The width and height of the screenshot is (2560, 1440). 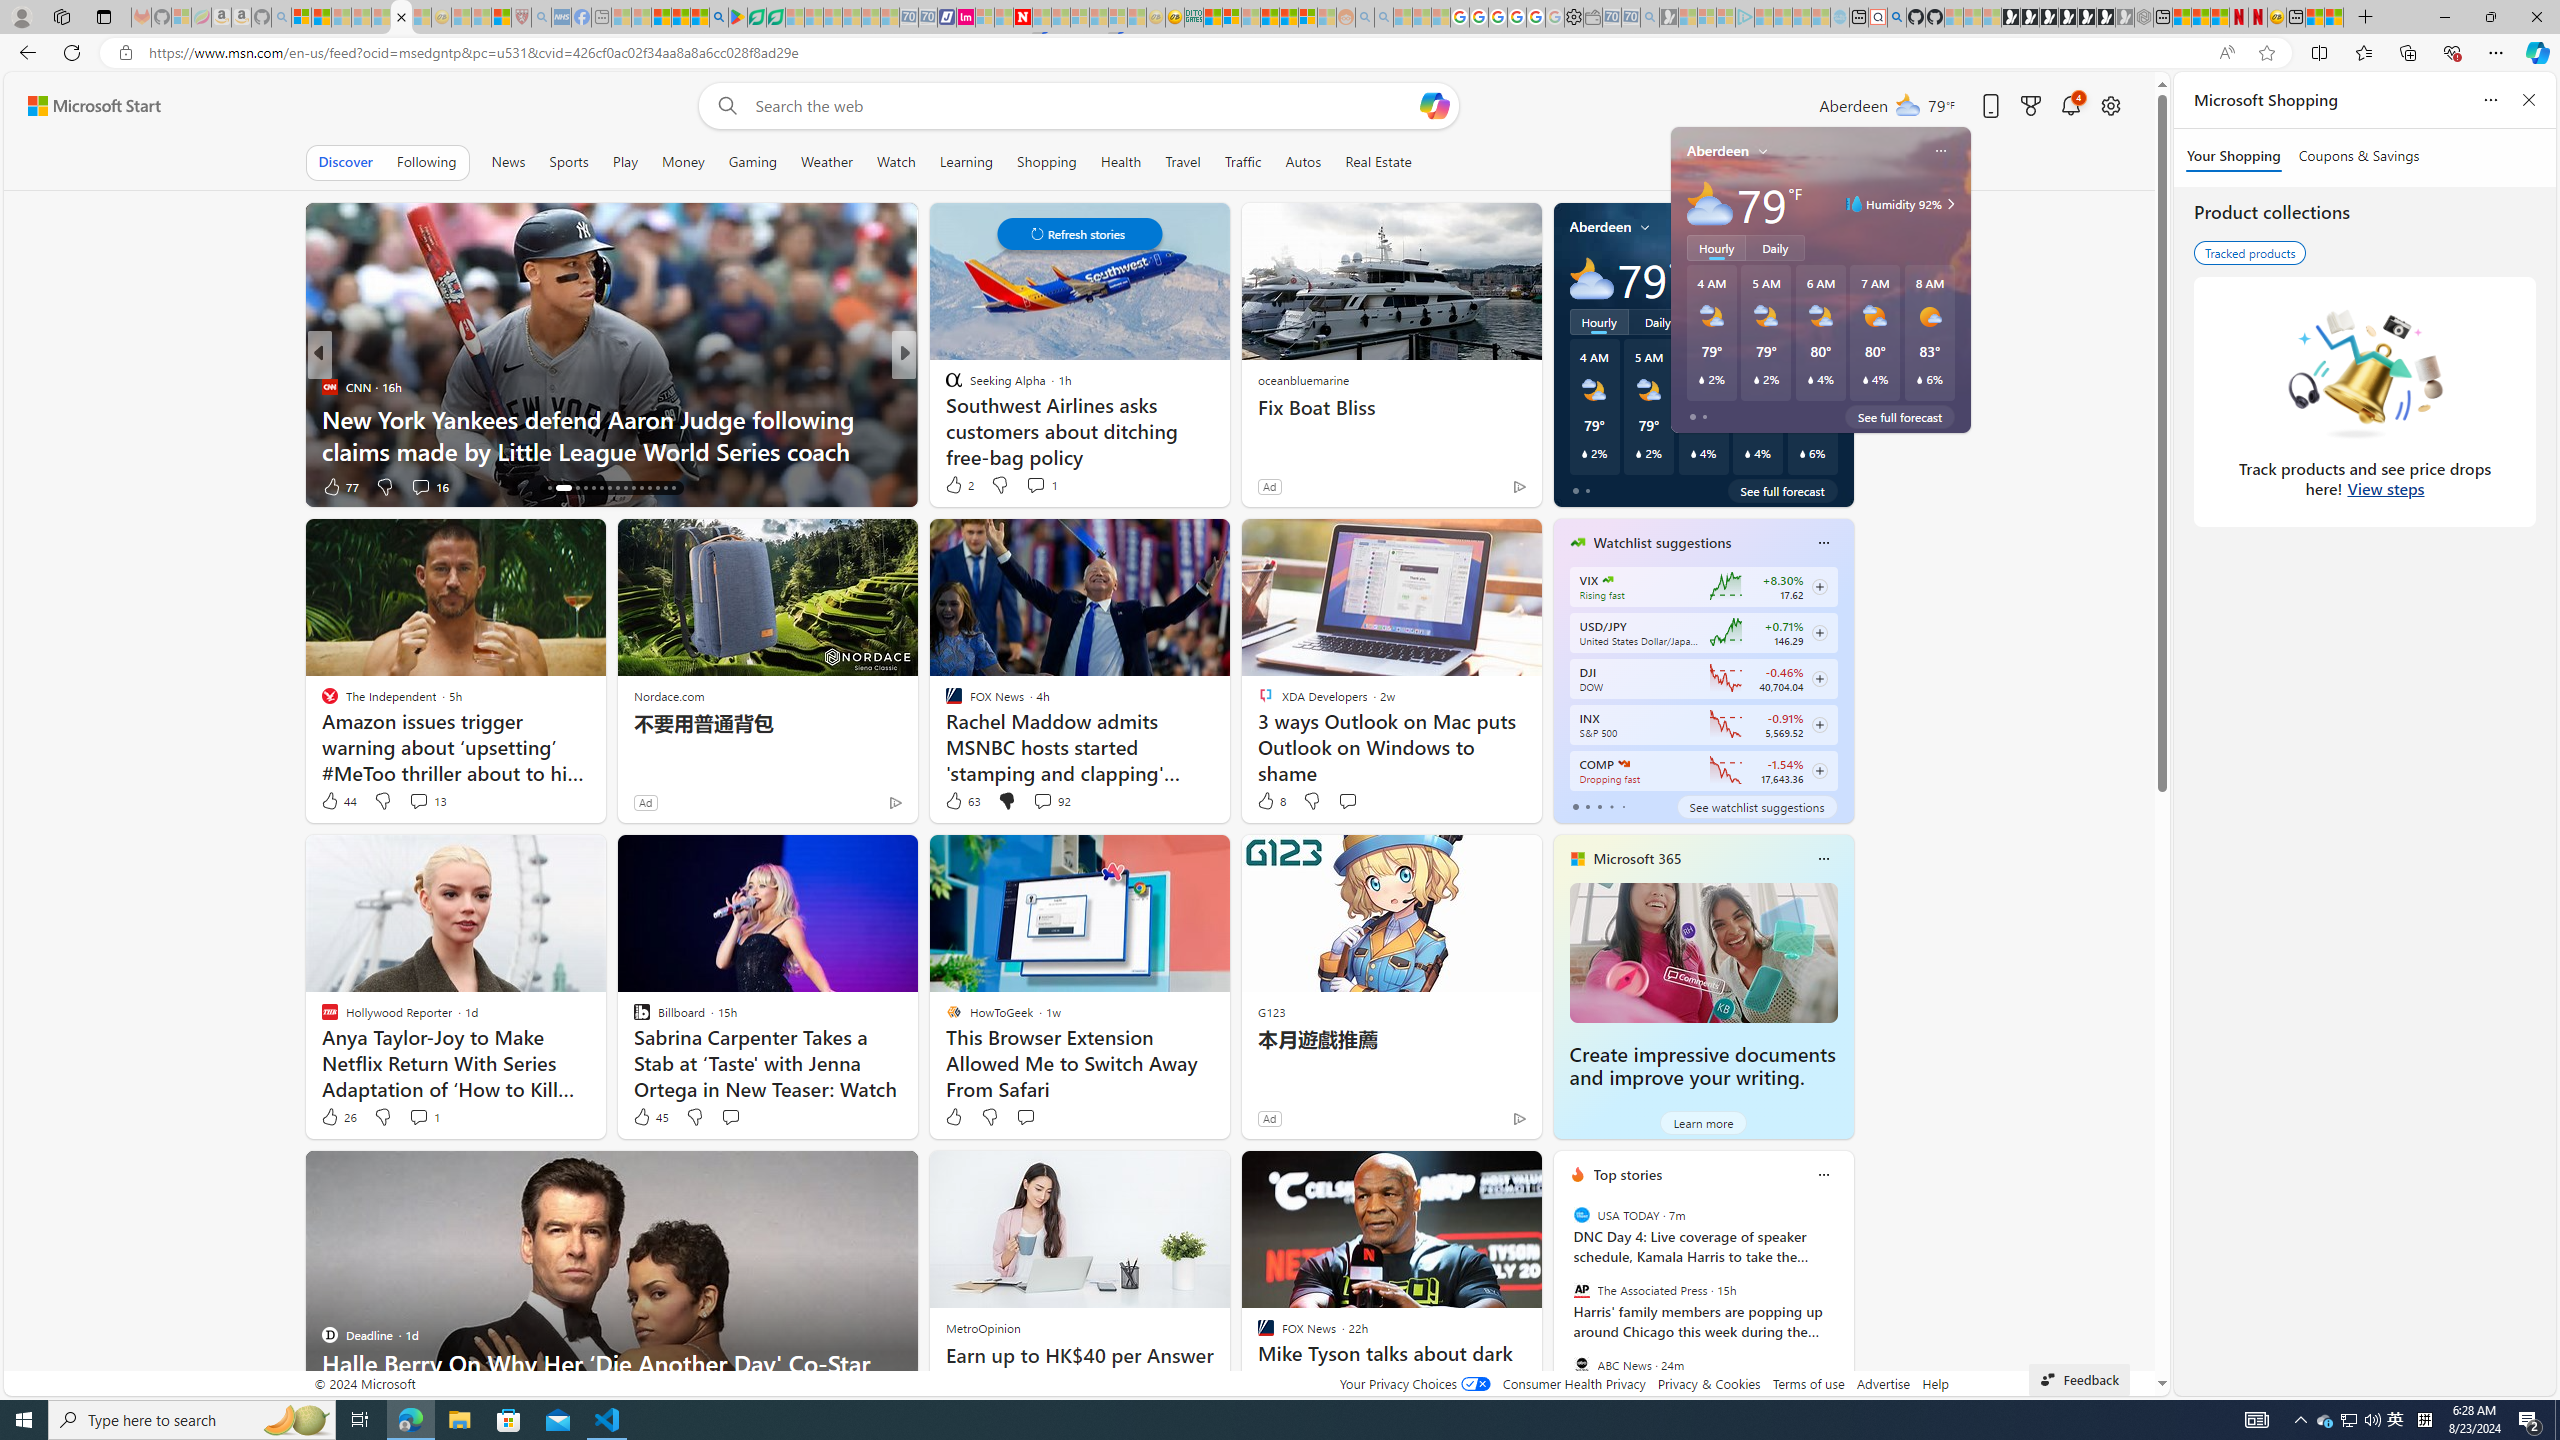 What do you see at coordinates (592, 487) in the screenshot?
I see `'AutomationID: tab-20'` at bounding box center [592, 487].